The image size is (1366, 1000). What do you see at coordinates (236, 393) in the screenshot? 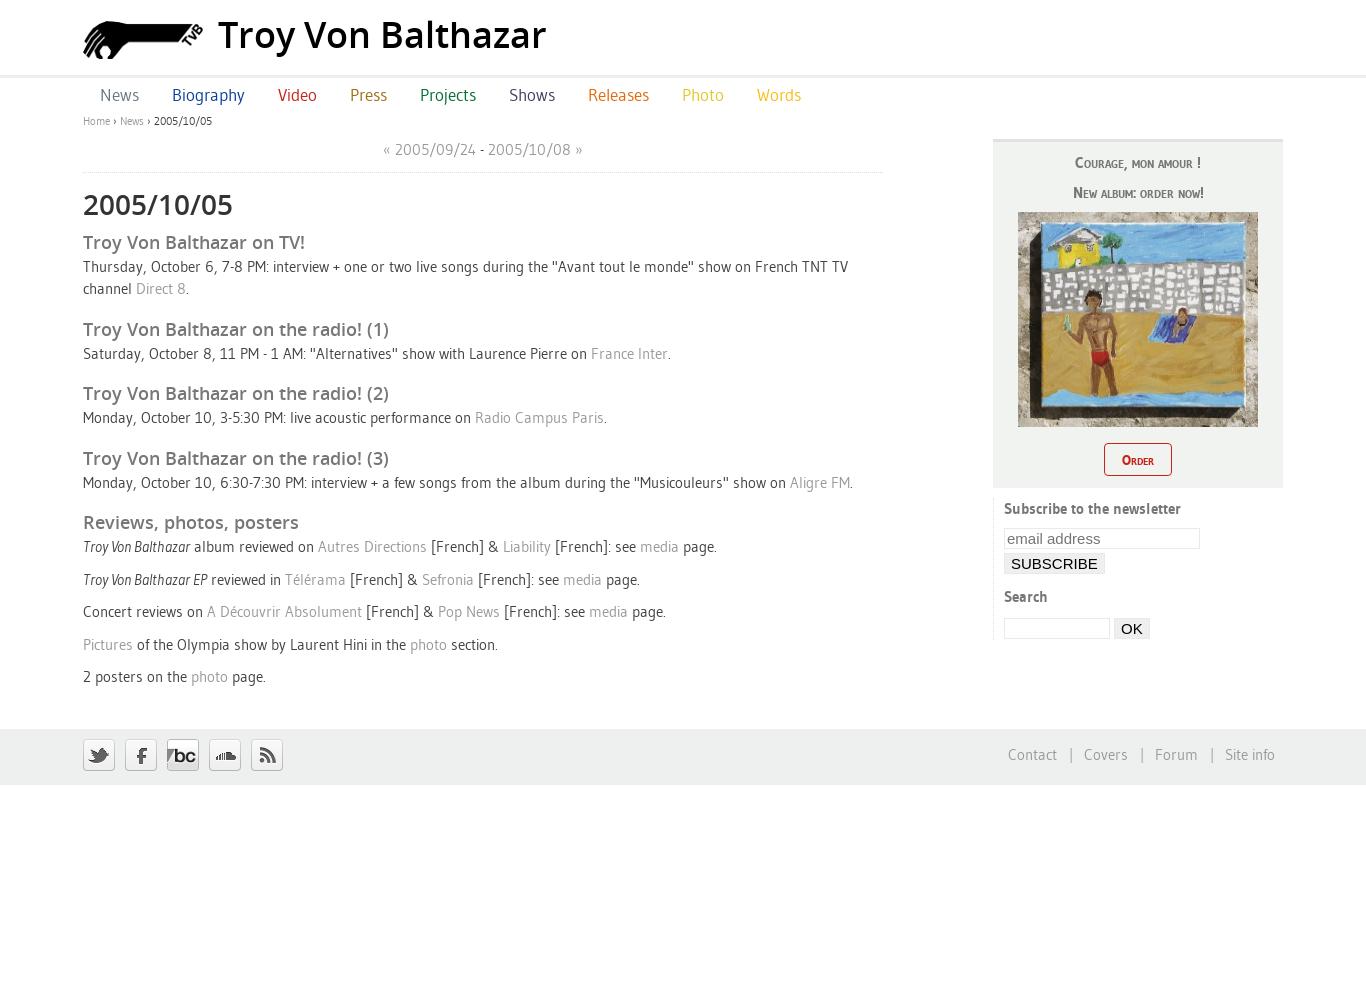
I see `'Troy Von Balthazar on the radio! (2)'` at bounding box center [236, 393].